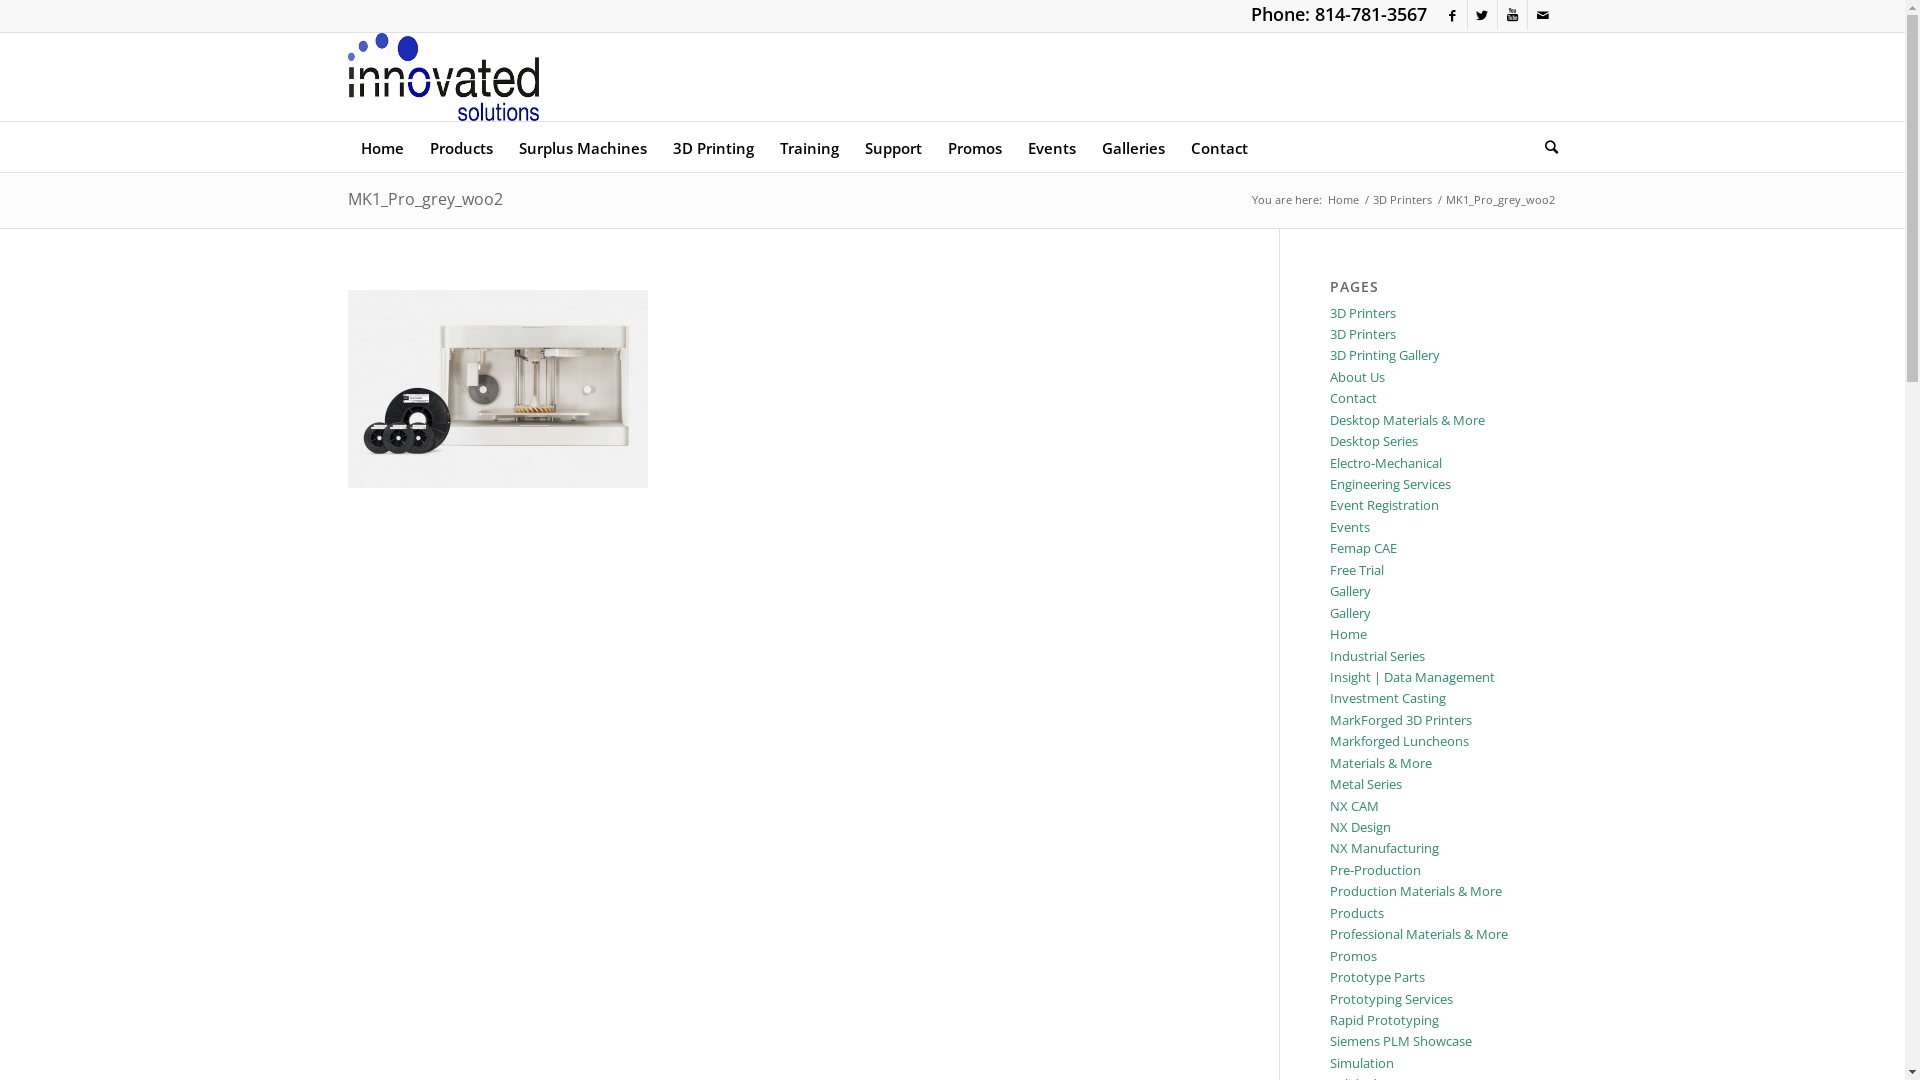  What do you see at coordinates (1329, 377) in the screenshot?
I see `'About Us'` at bounding box center [1329, 377].